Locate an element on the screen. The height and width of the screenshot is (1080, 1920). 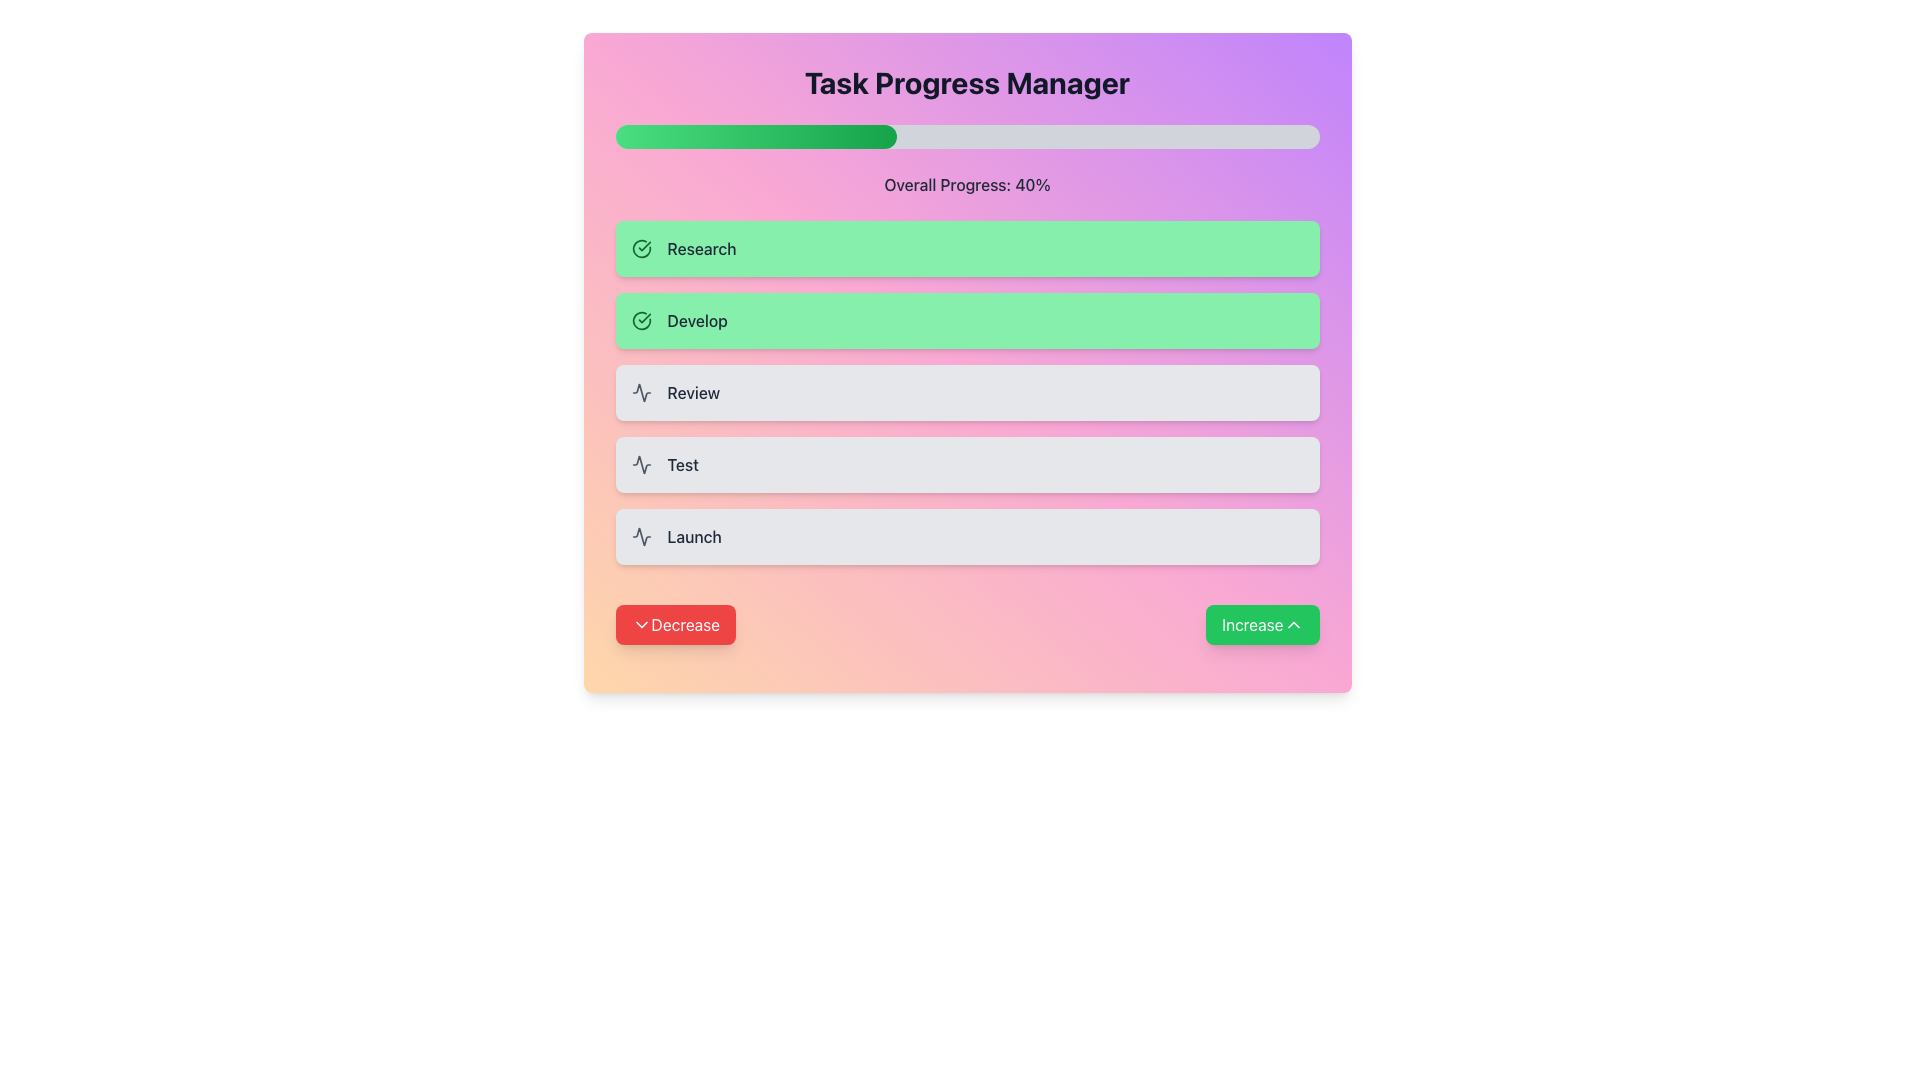
the labeled step item named 'Review', which is the third item in a vertical list between 'Develop' and 'Test' is located at coordinates (967, 393).